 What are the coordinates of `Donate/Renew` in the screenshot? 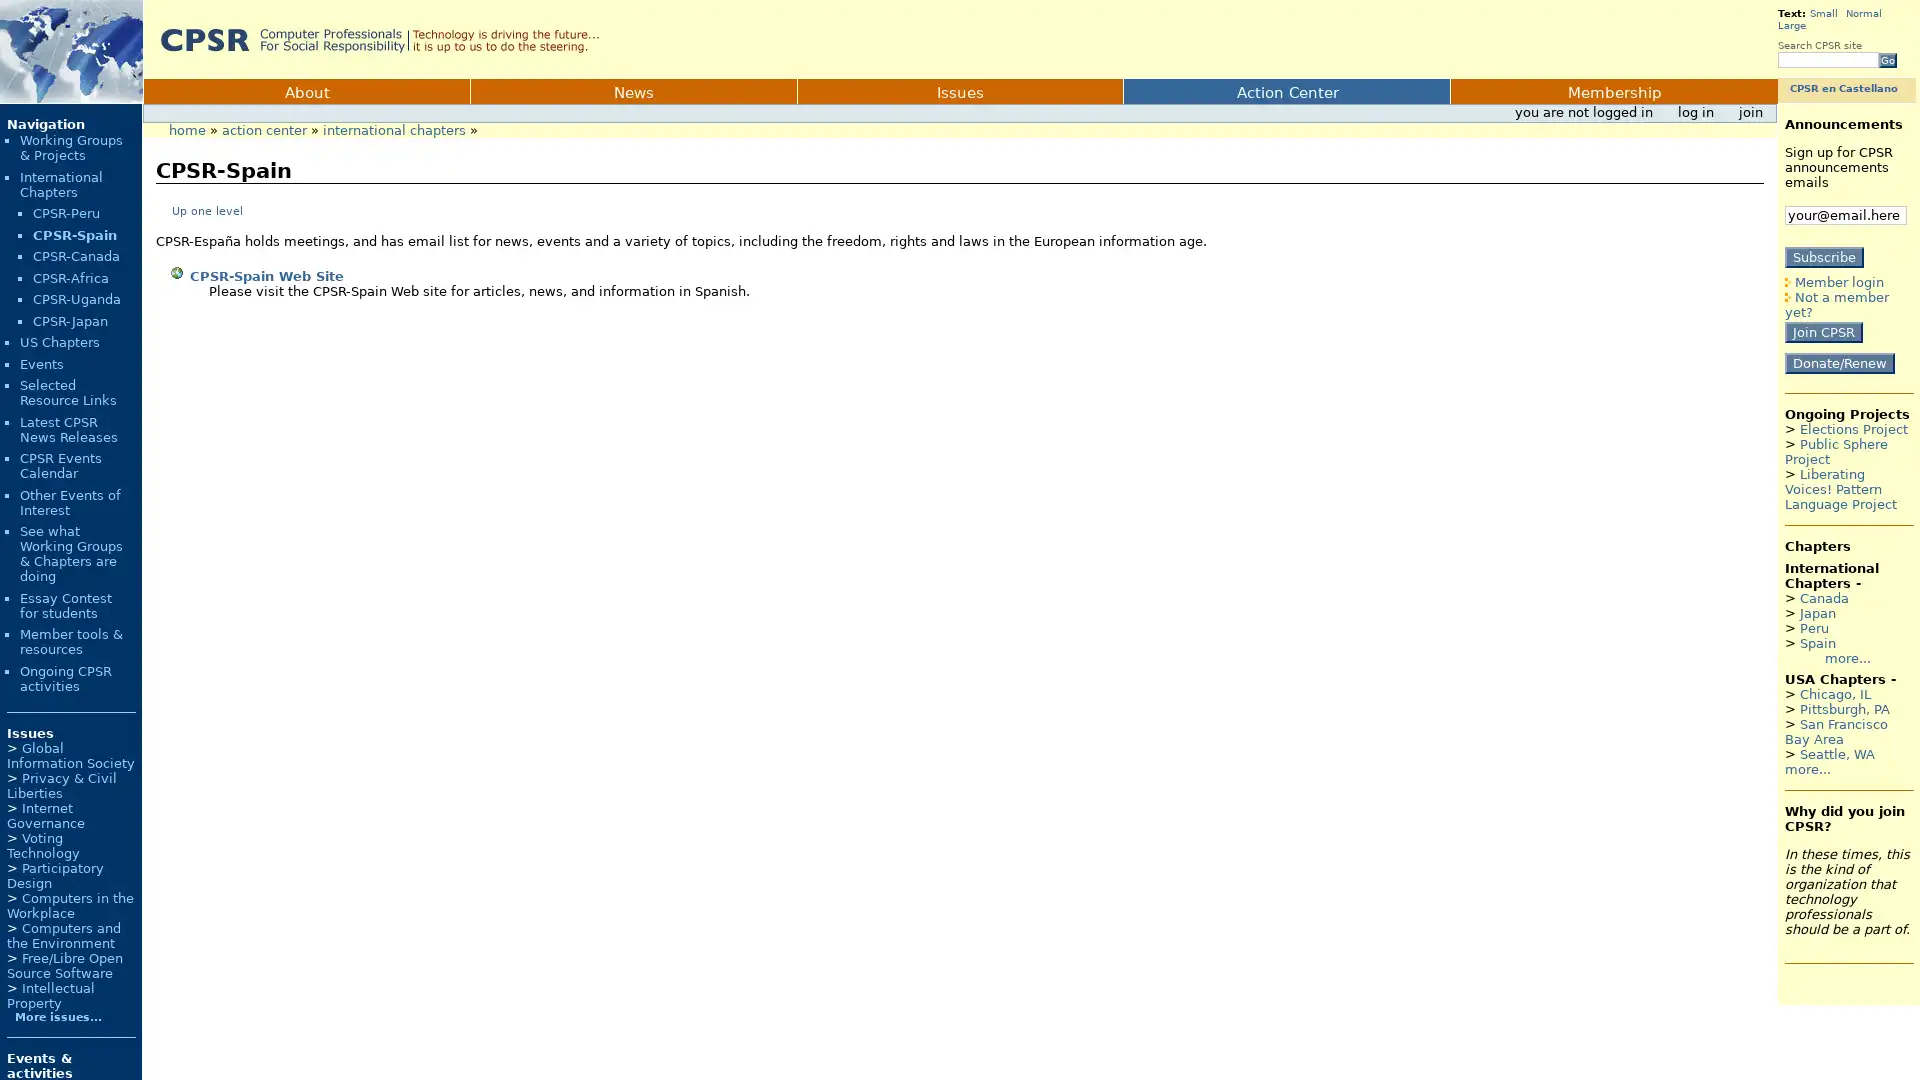 It's located at (1838, 362).